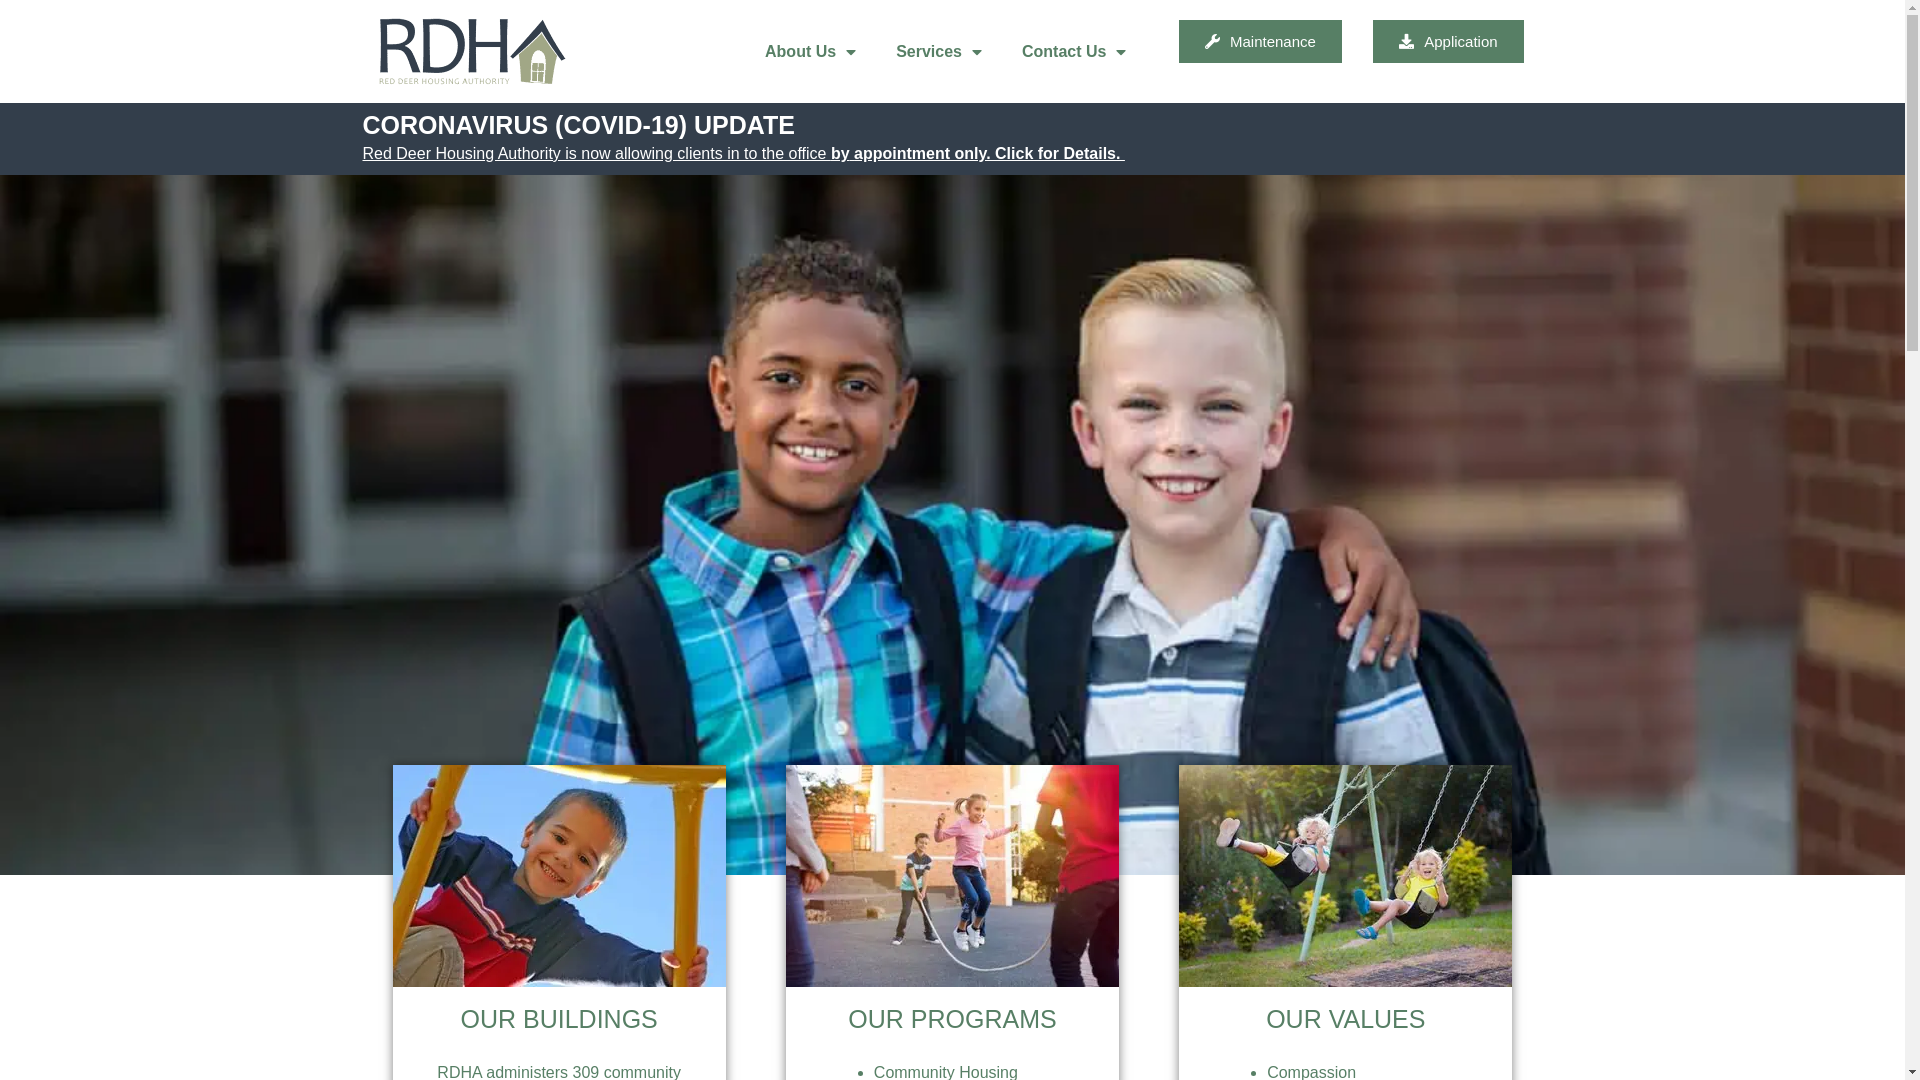  What do you see at coordinates (372, 49) in the screenshot?
I see `'RDHA logo'` at bounding box center [372, 49].